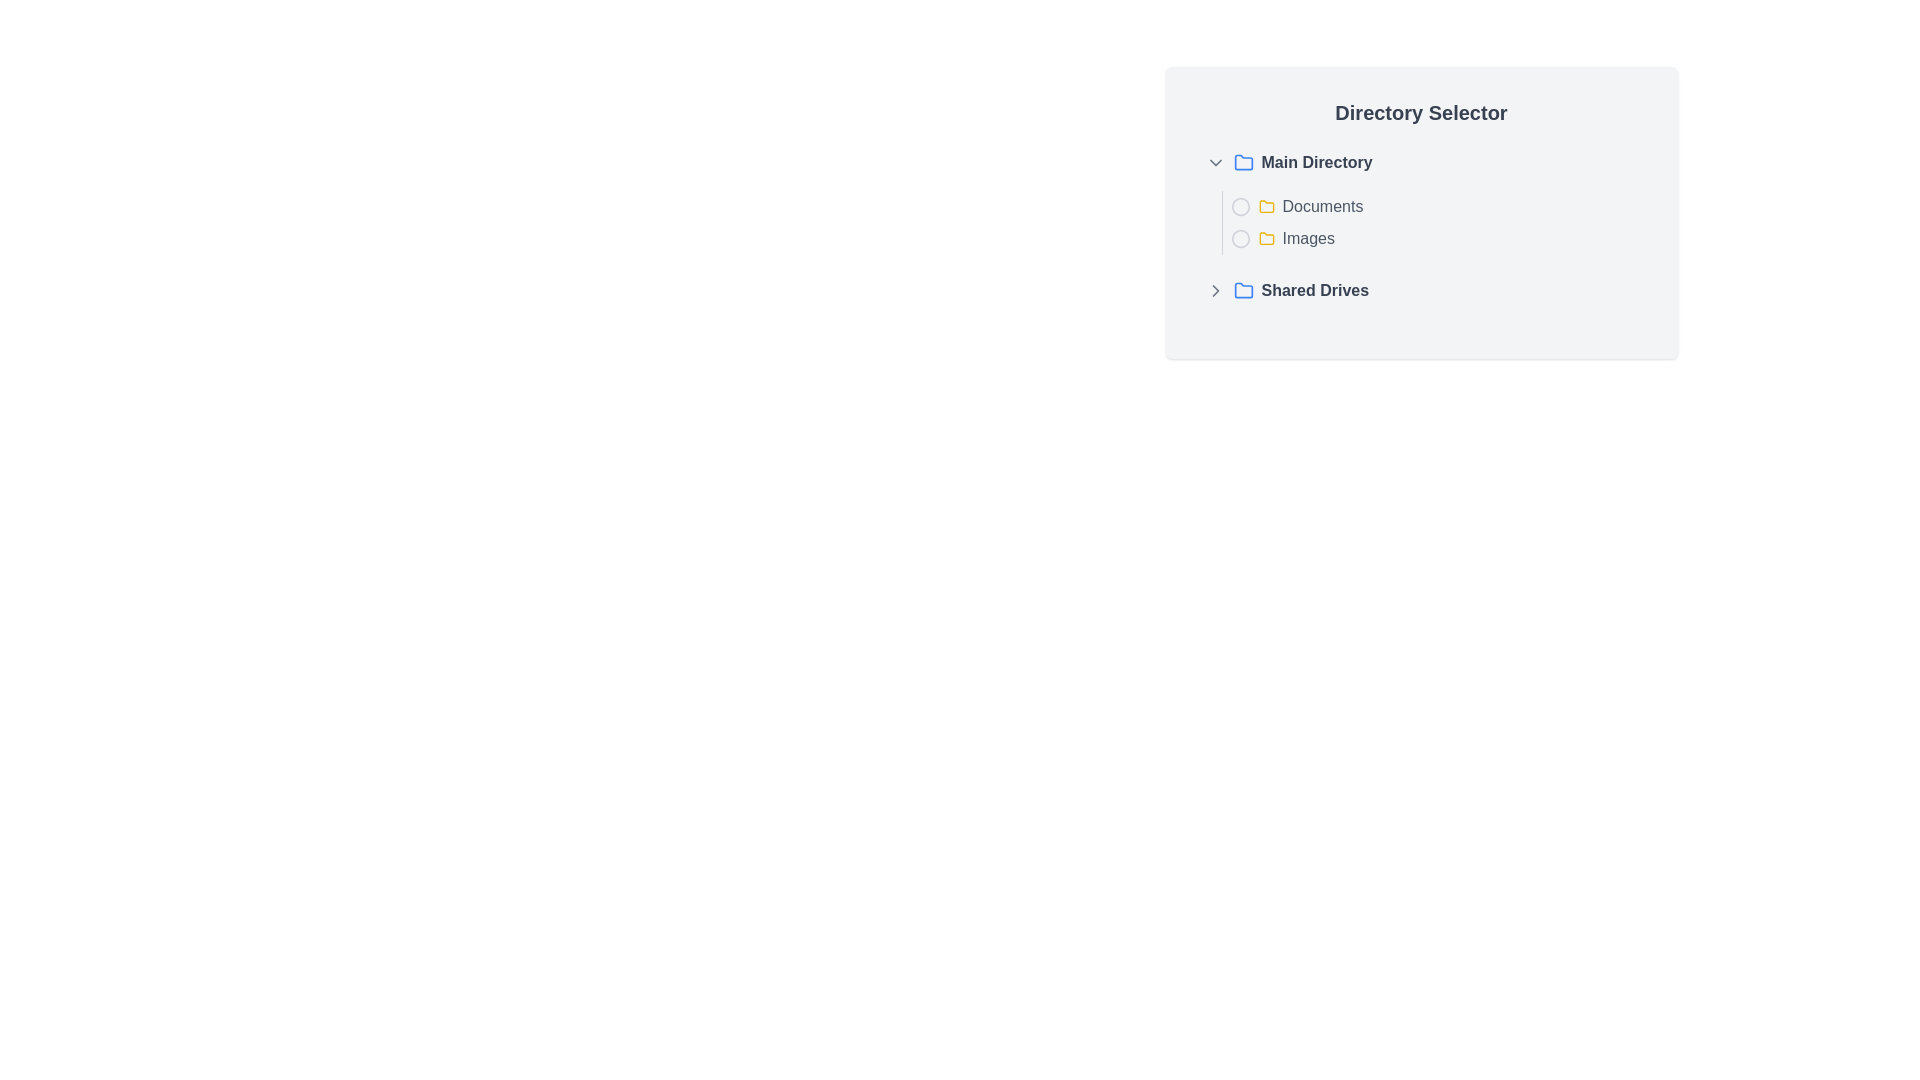 Image resolution: width=1920 pixels, height=1080 pixels. Describe the element at coordinates (1239, 238) in the screenshot. I see `the hollow gray circle icon next to the folder labeled 'Images'` at that location.